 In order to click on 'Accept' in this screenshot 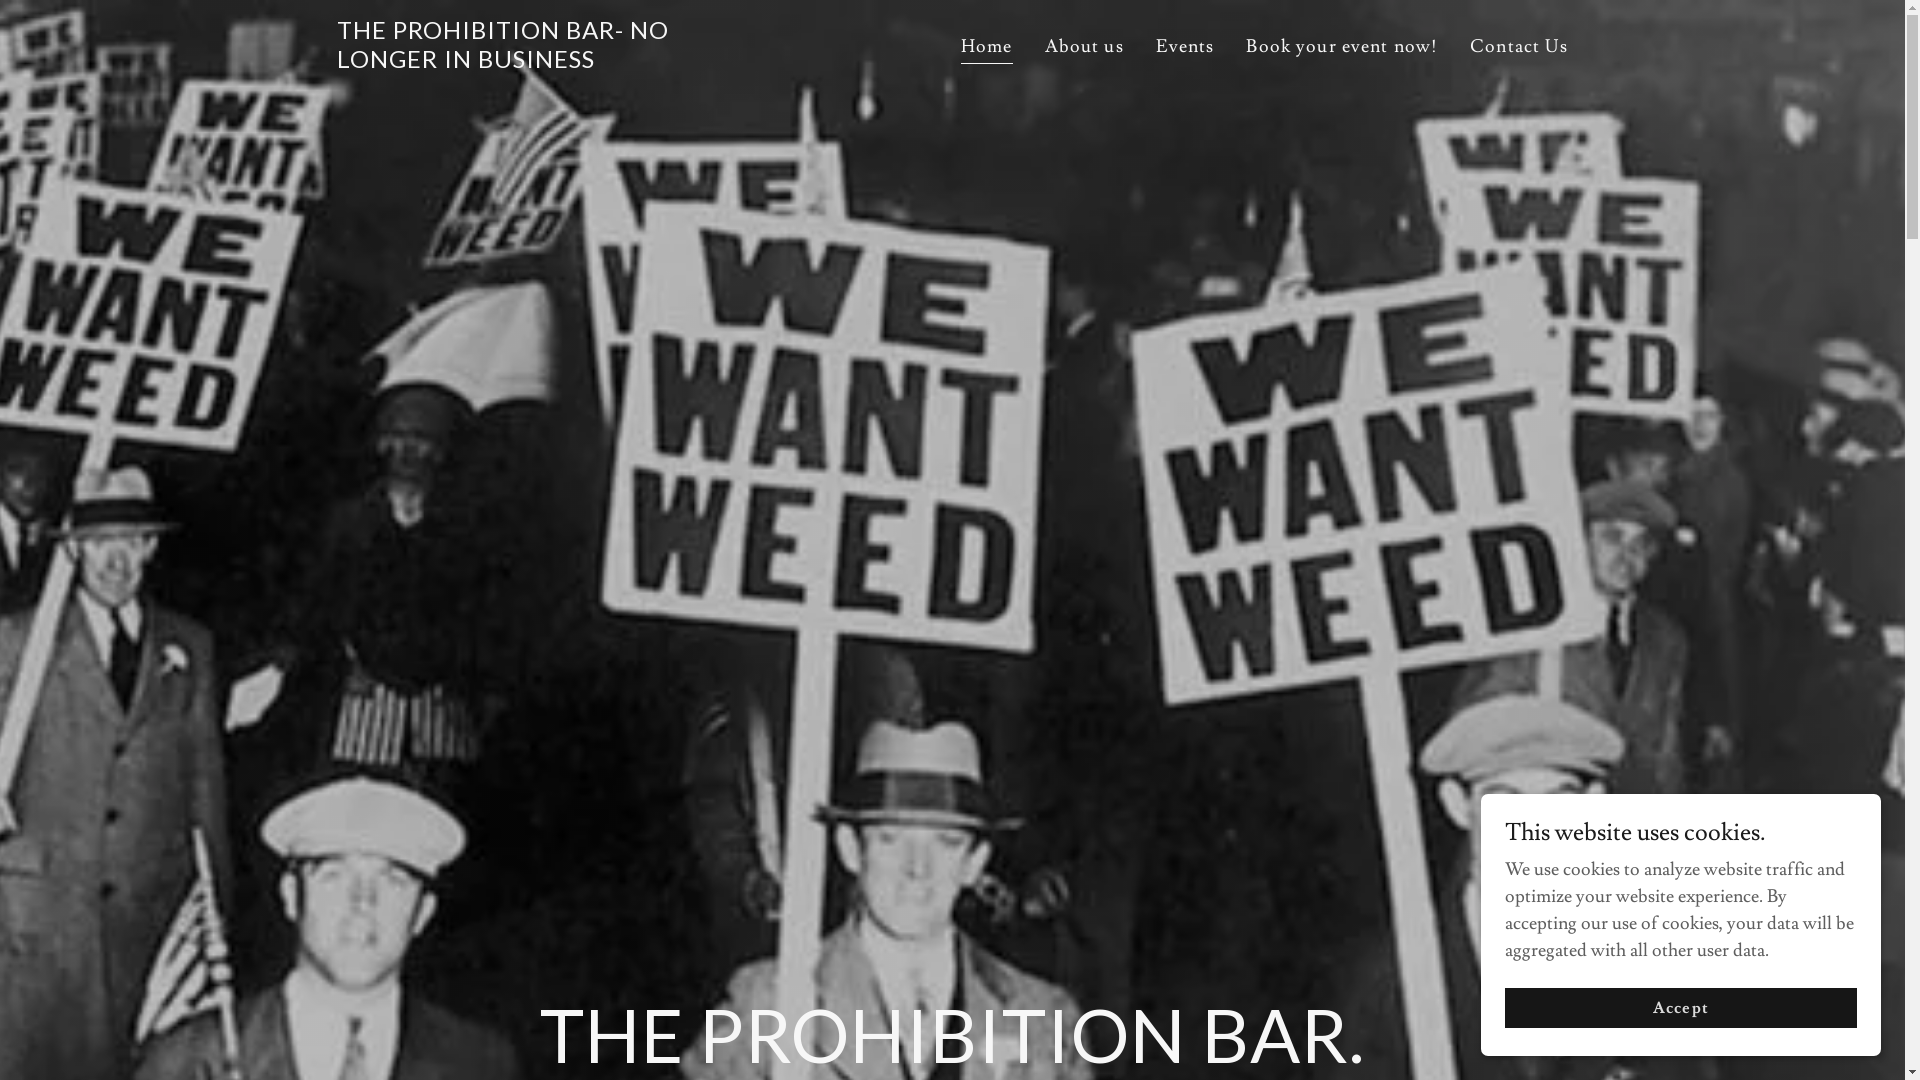, I will do `click(1505, 1007)`.